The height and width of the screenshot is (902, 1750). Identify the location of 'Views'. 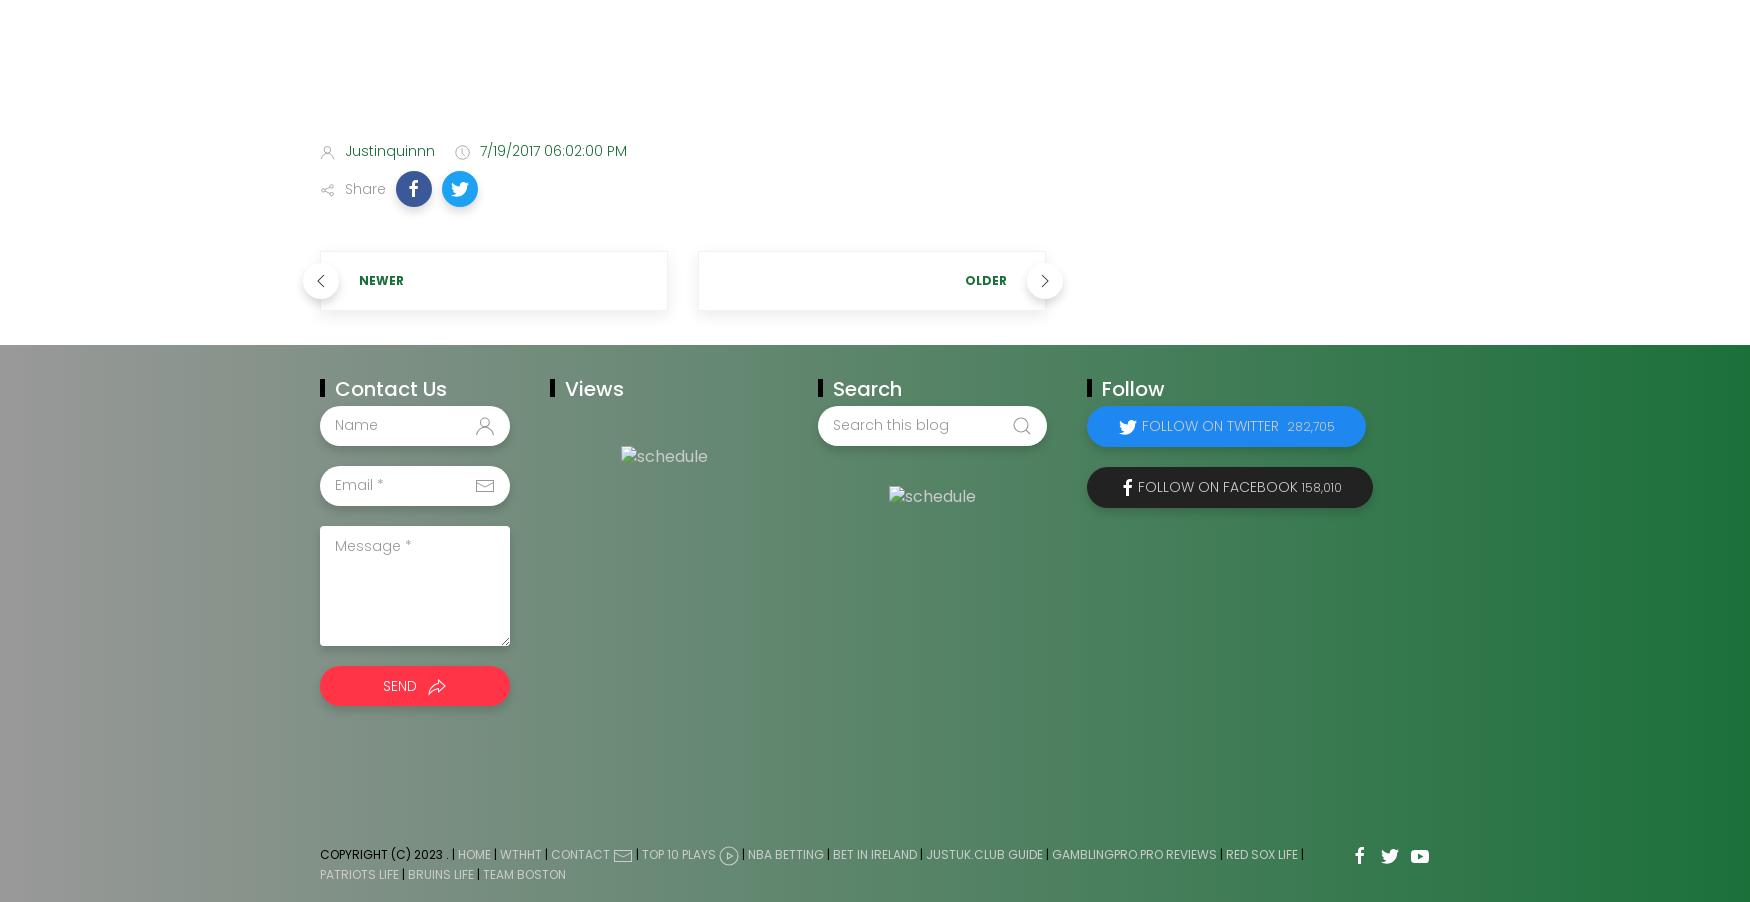
(594, 388).